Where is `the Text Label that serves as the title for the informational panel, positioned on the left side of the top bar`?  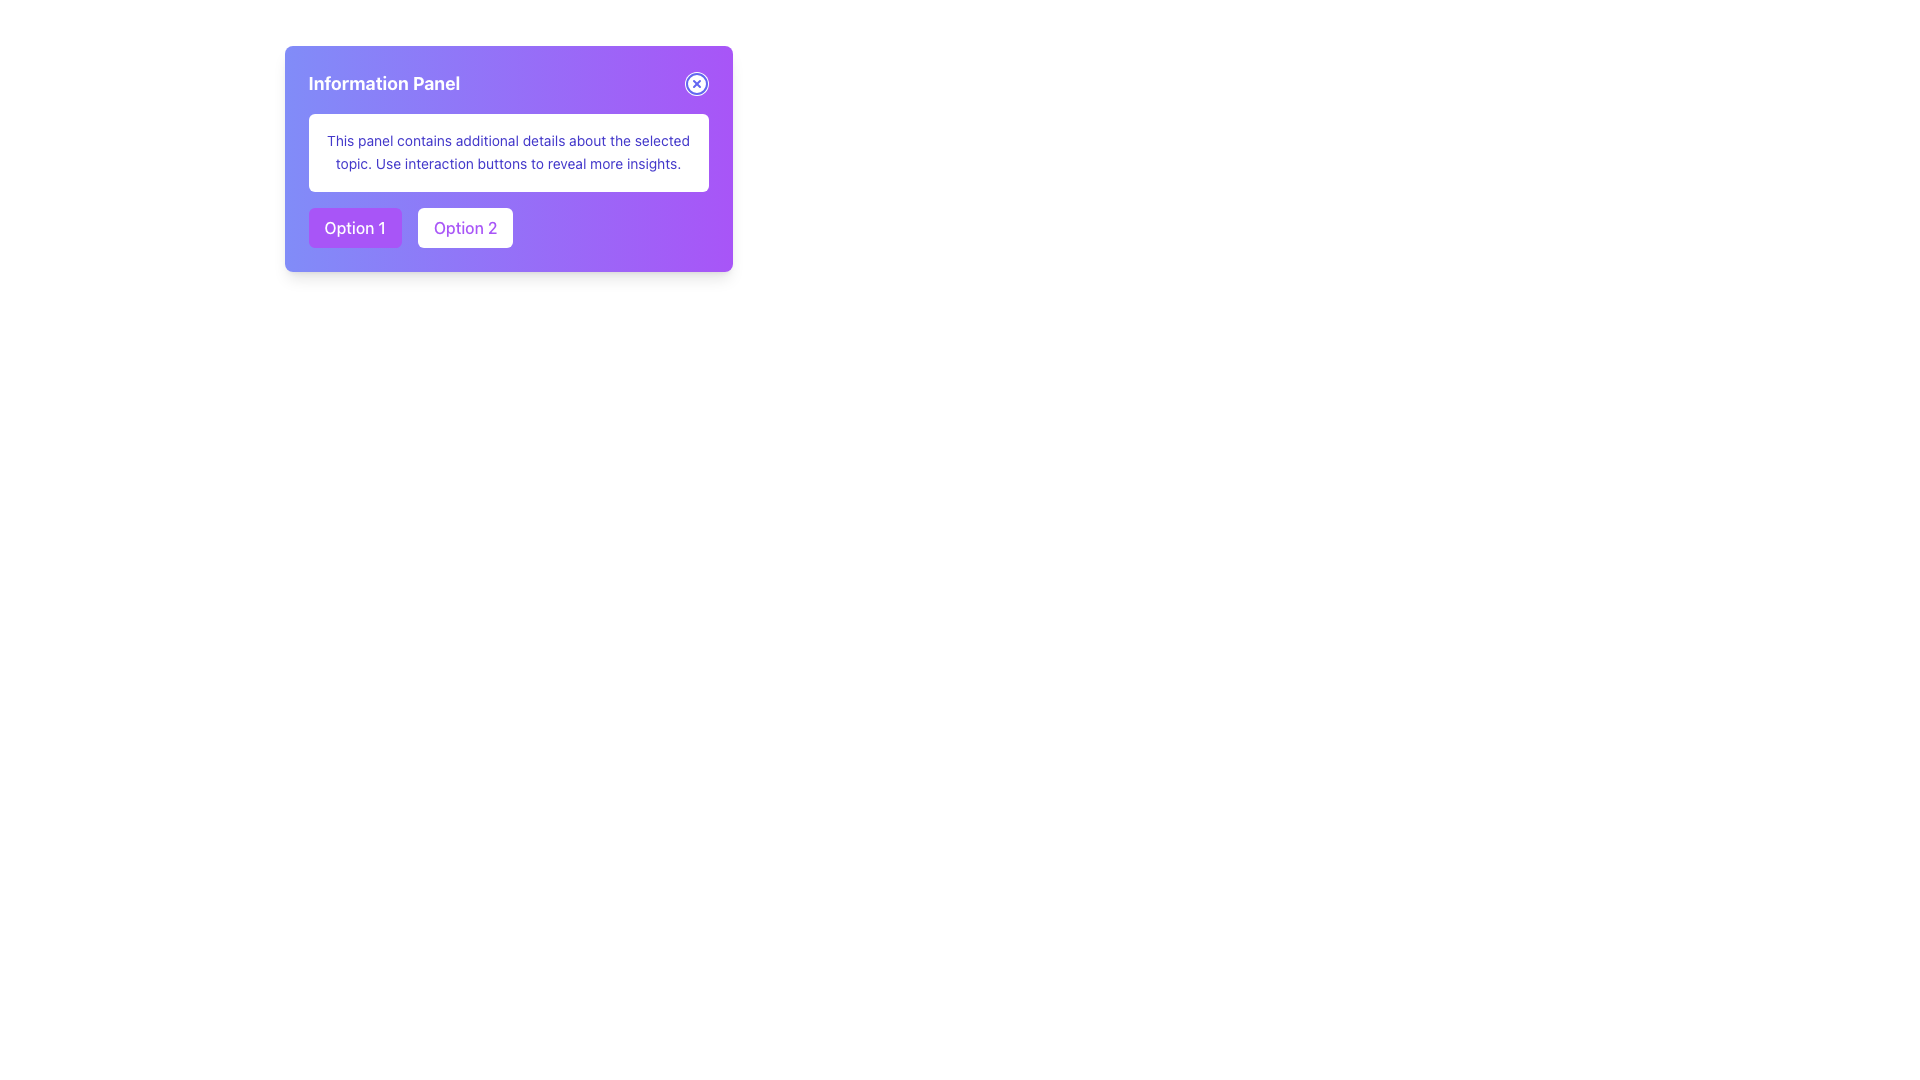
the Text Label that serves as the title for the informational panel, positioned on the left side of the top bar is located at coordinates (384, 83).